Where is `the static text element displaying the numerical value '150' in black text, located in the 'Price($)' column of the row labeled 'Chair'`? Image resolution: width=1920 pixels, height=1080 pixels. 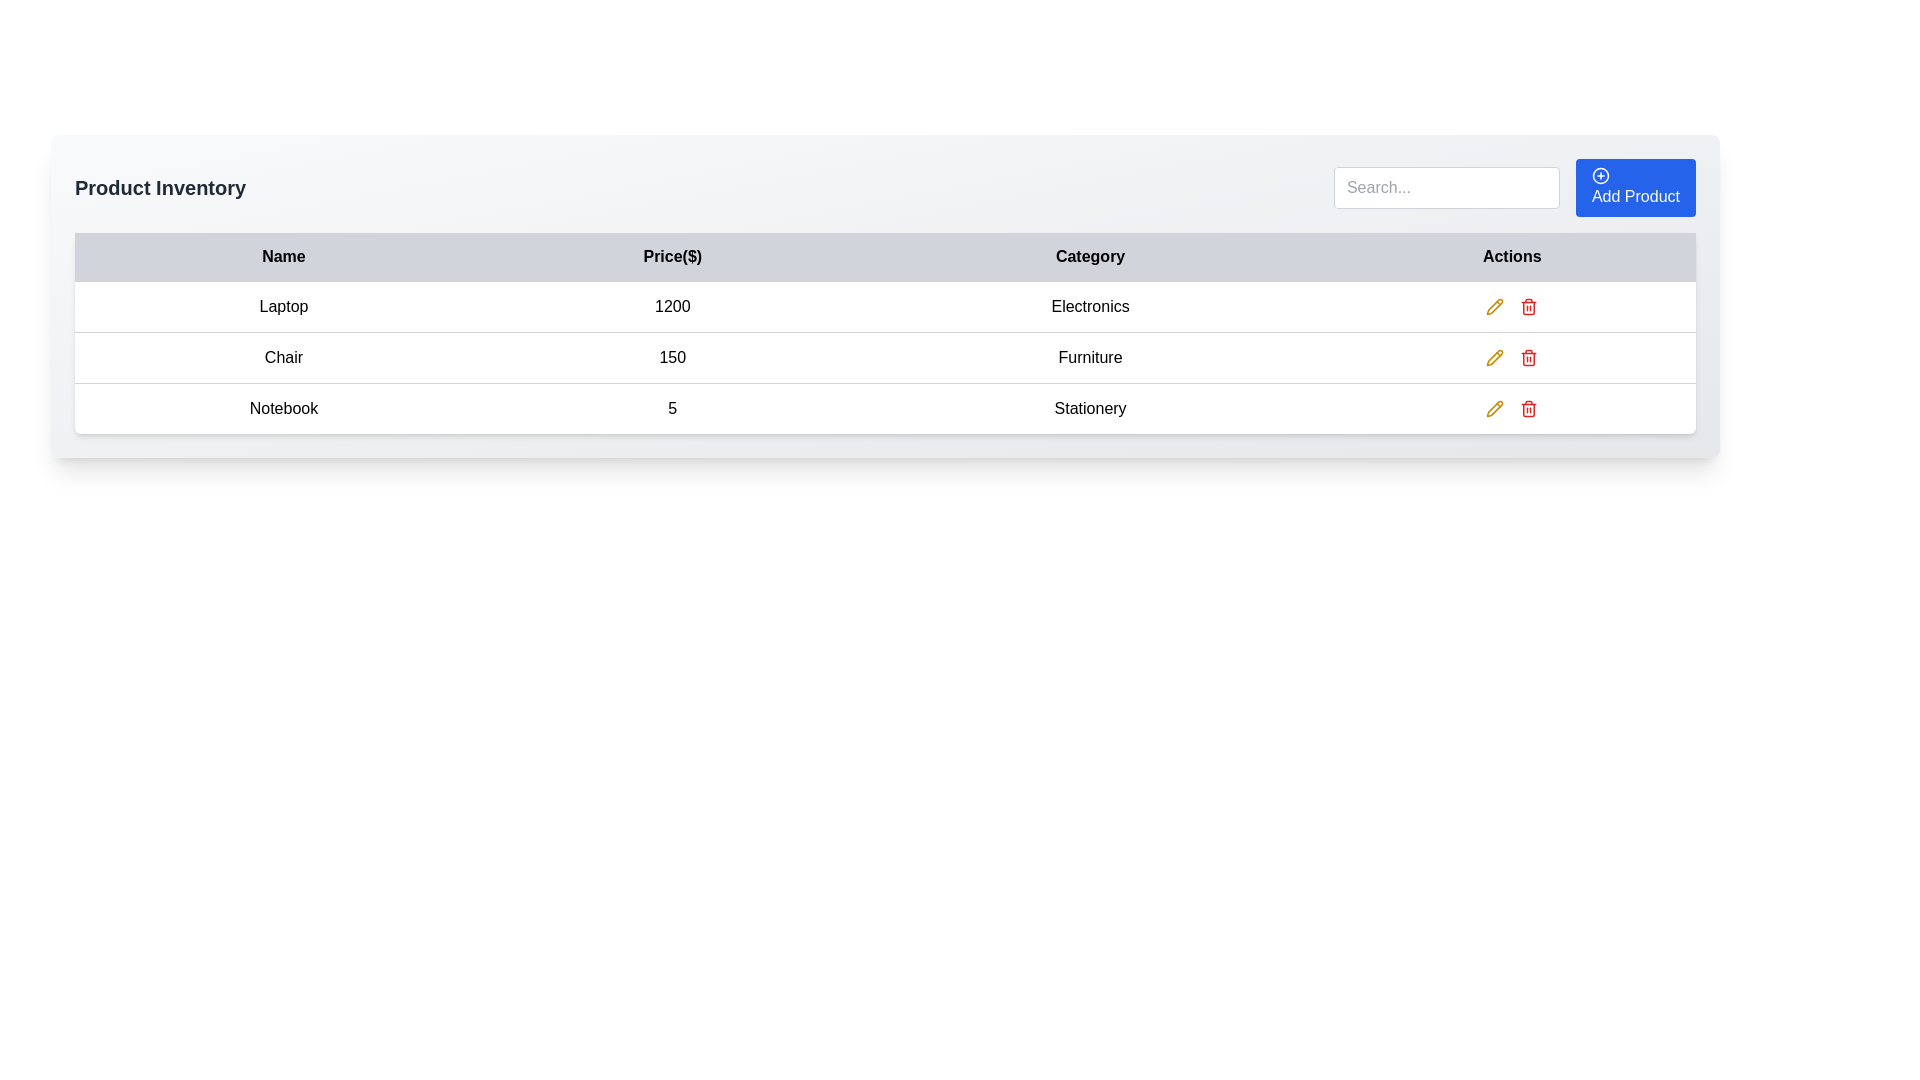
the static text element displaying the numerical value '150' in black text, located in the 'Price($)' column of the row labeled 'Chair' is located at coordinates (672, 357).